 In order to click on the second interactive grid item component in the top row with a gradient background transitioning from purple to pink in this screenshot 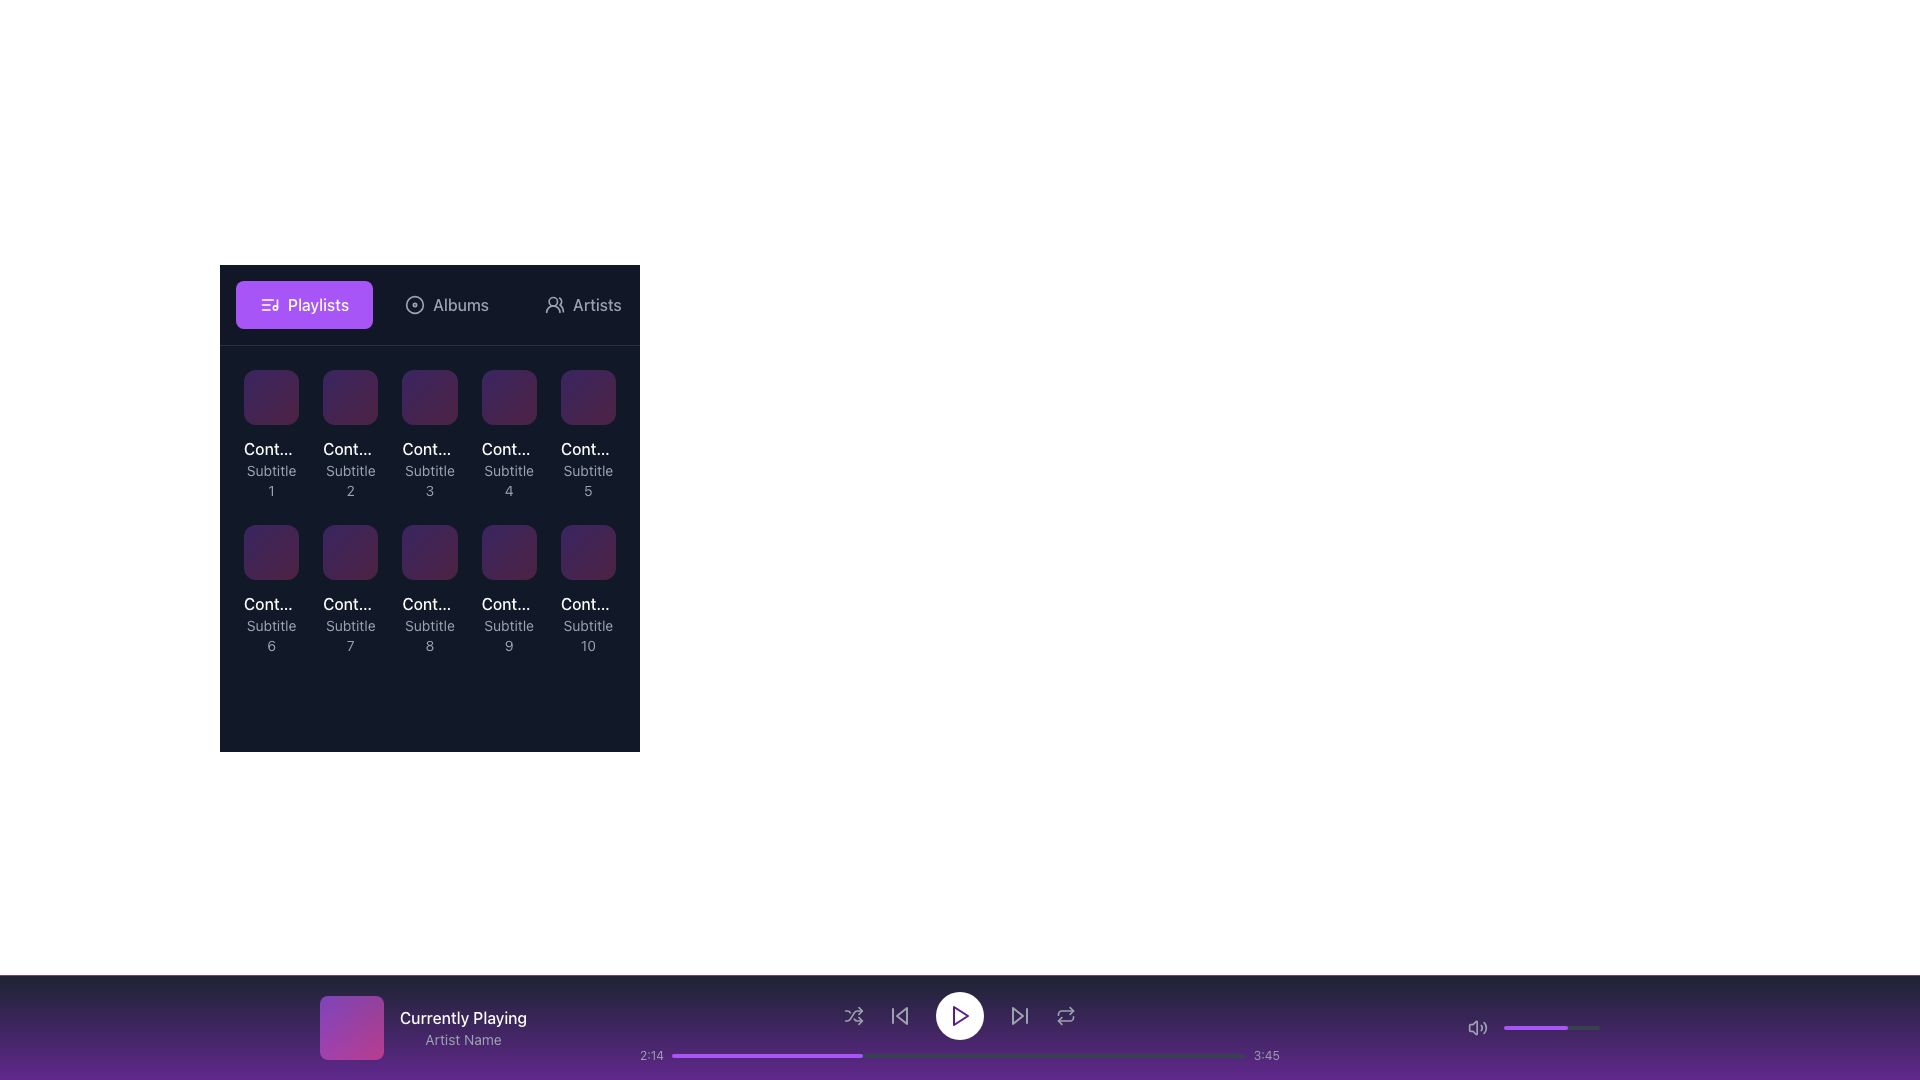, I will do `click(350, 397)`.